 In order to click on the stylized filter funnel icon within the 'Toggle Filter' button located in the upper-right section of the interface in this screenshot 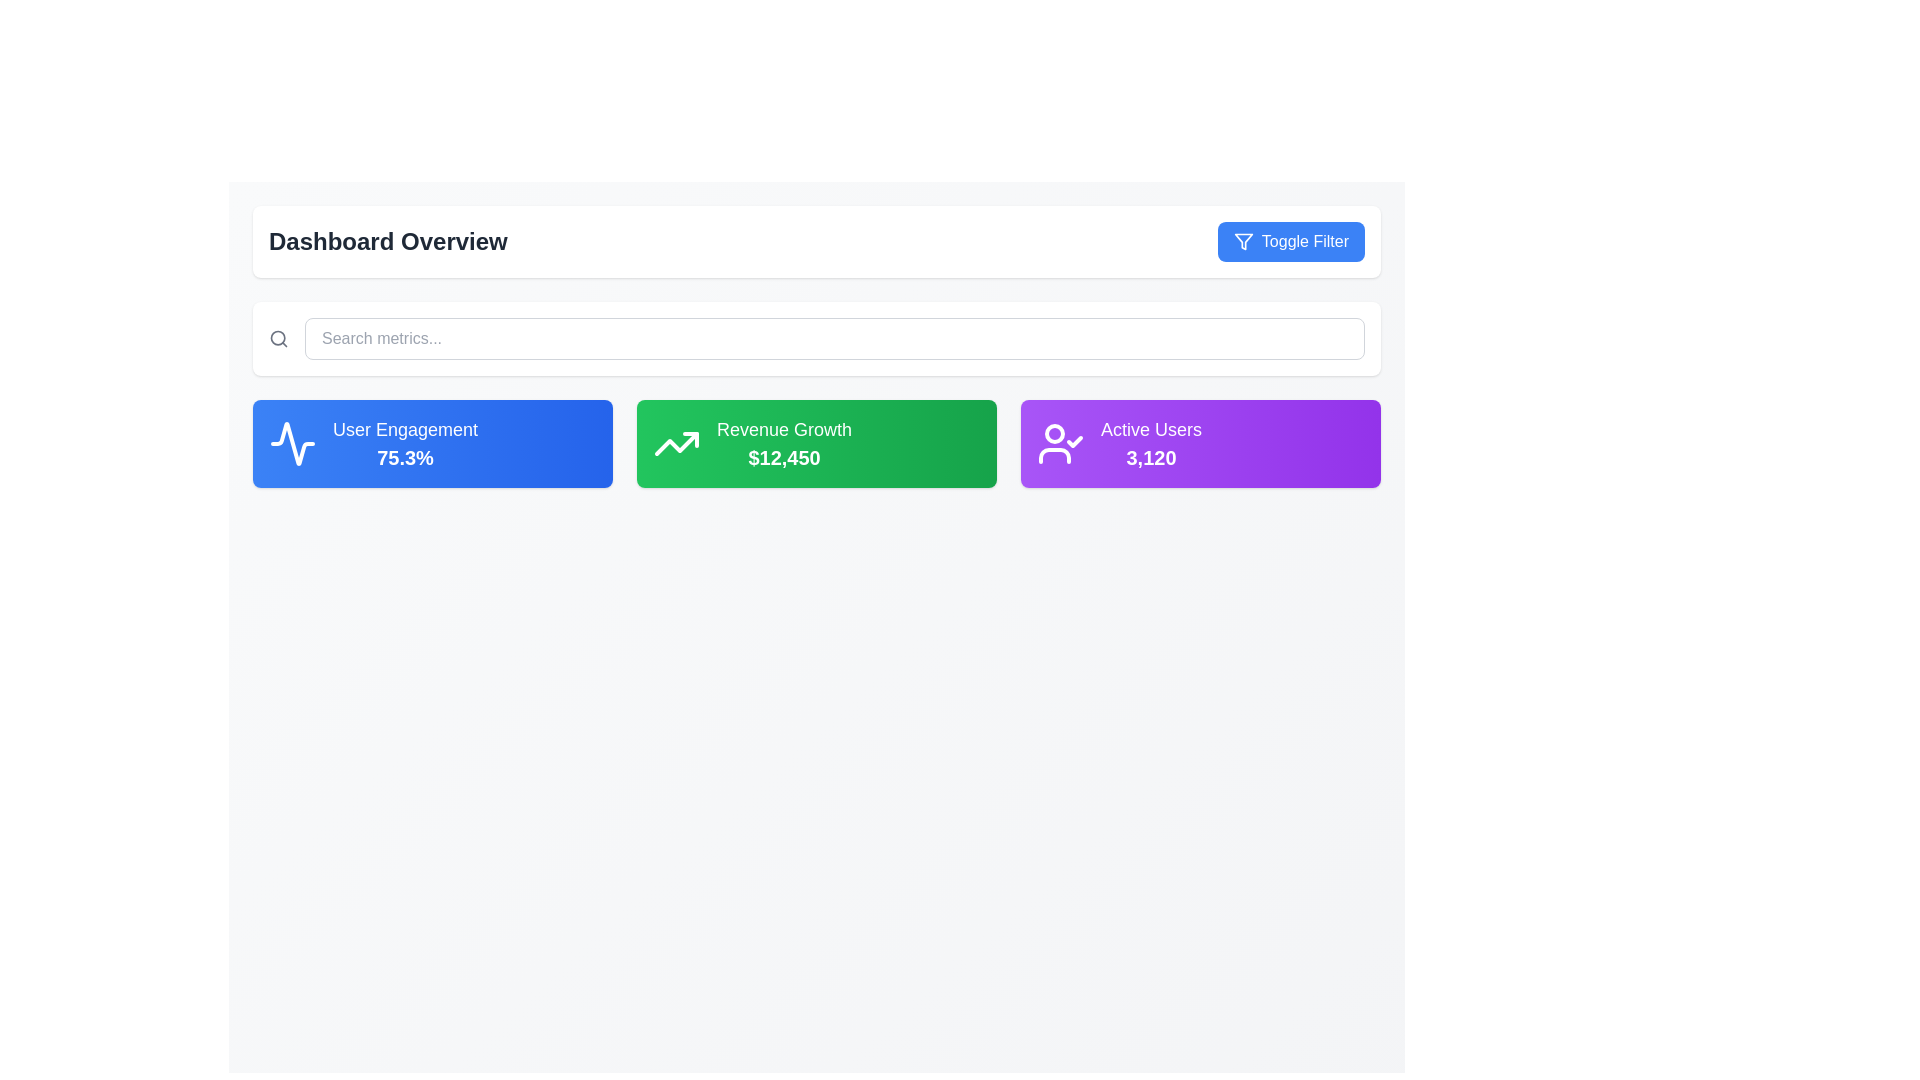, I will do `click(1242, 241)`.